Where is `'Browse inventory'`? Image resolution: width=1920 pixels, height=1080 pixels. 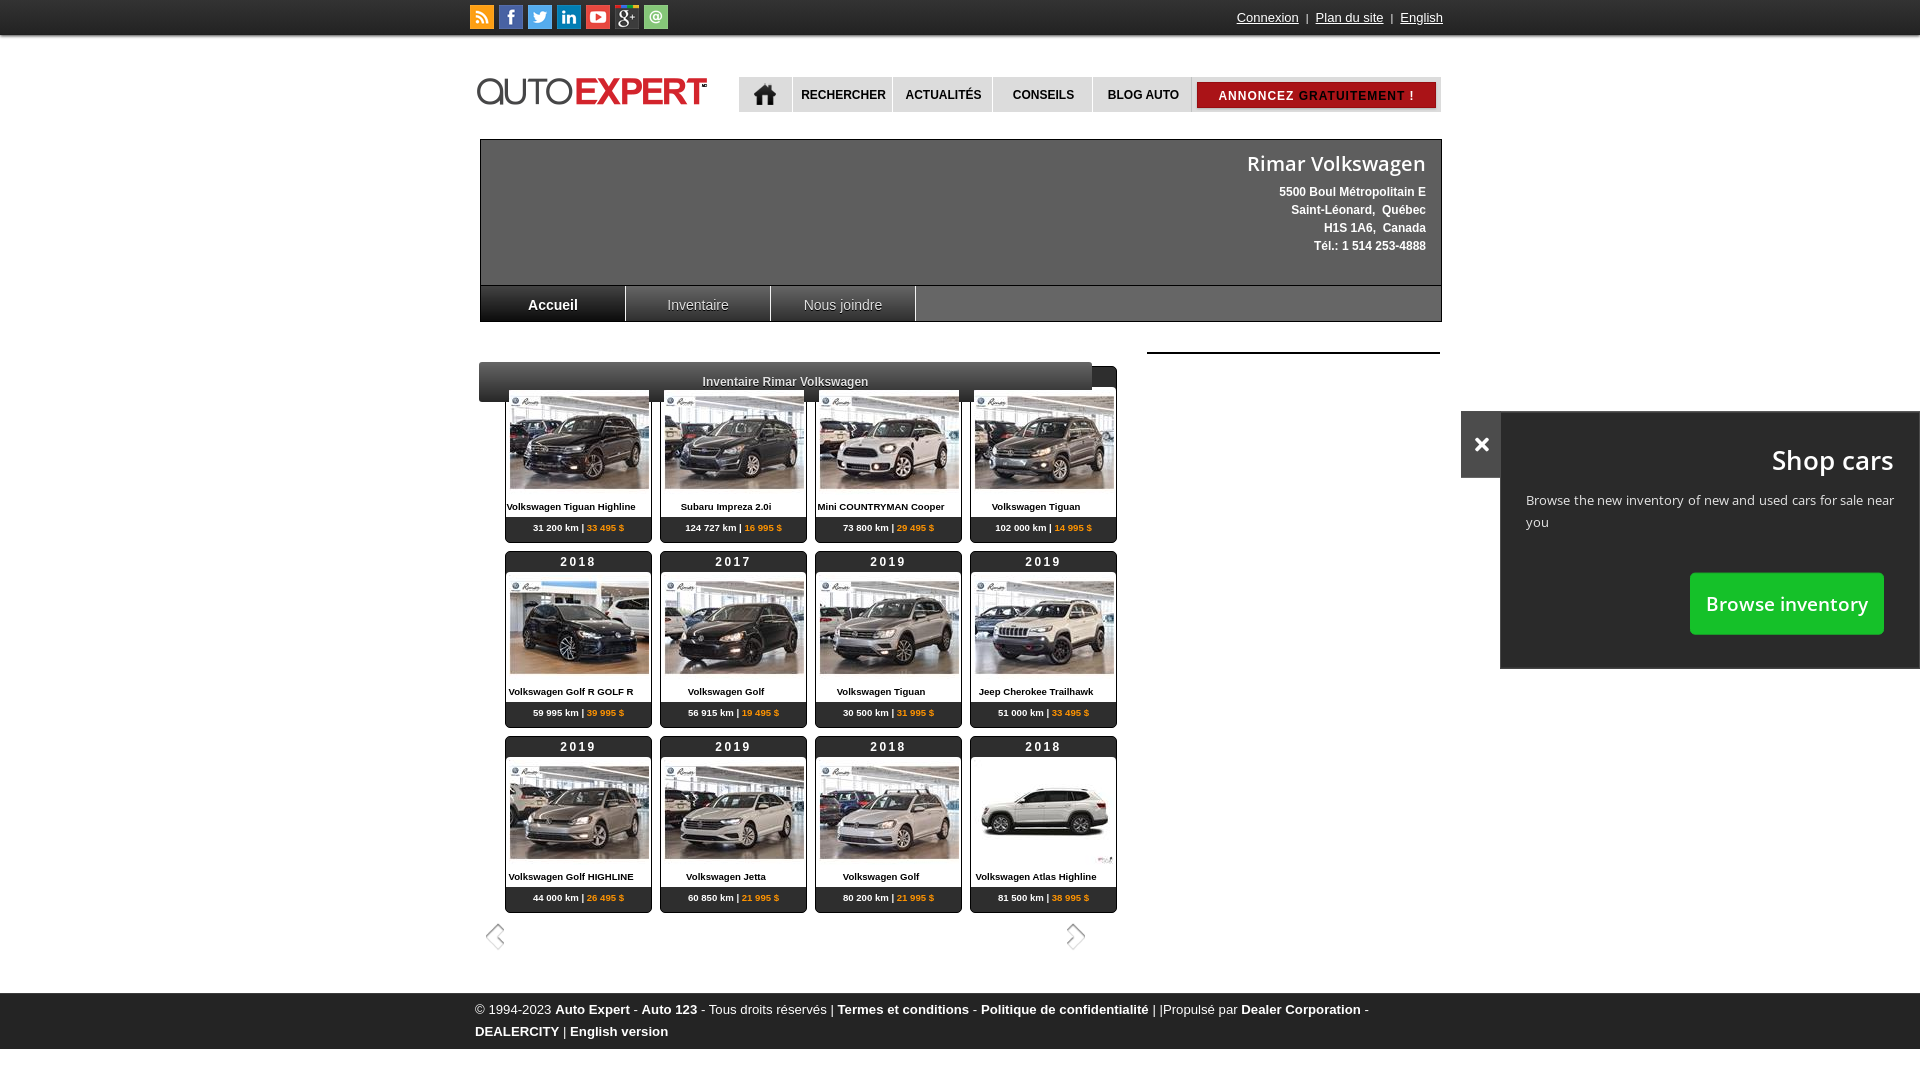 'Browse inventory' is located at coordinates (1688, 602).